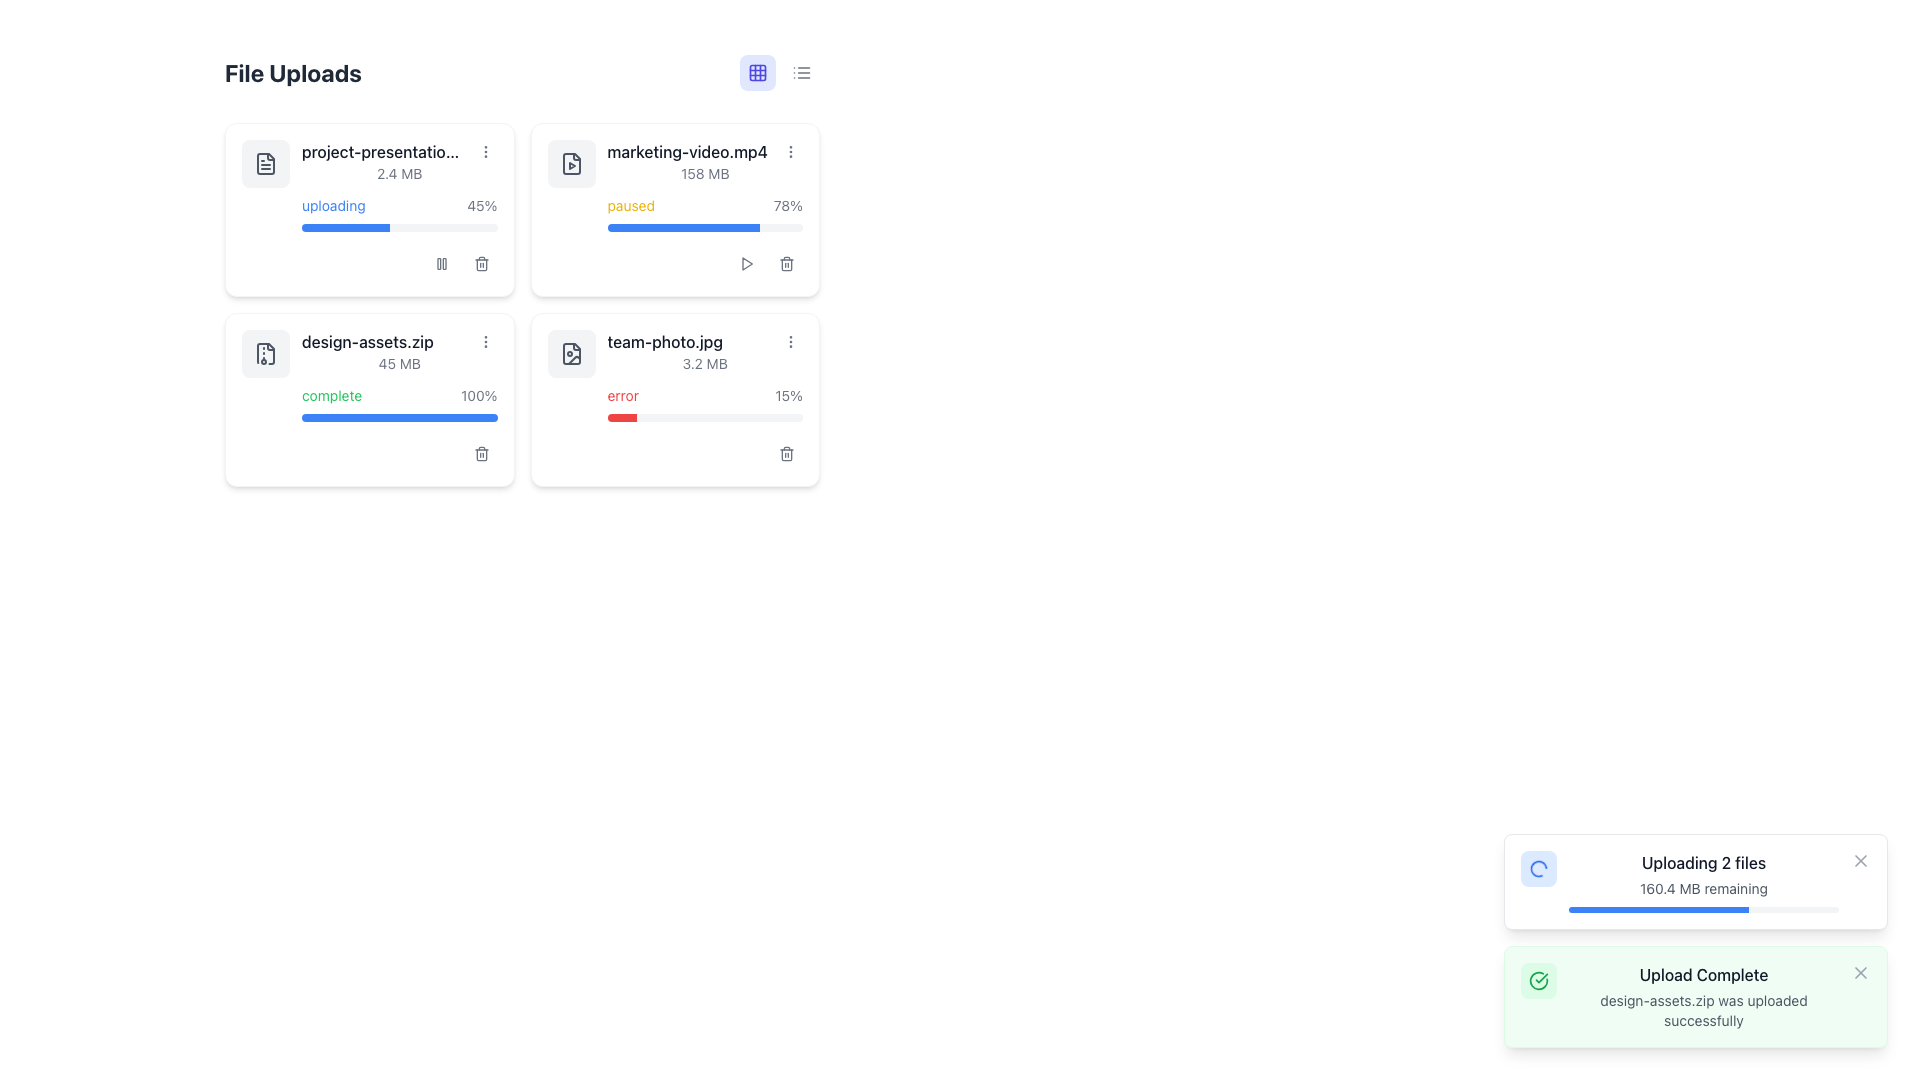 This screenshot has height=1080, width=1920. Describe the element at coordinates (705, 363) in the screenshot. I see `the Static Text Display showing '3.2 MB' within the file upload card for 'team-photo.jpg'` at that location.